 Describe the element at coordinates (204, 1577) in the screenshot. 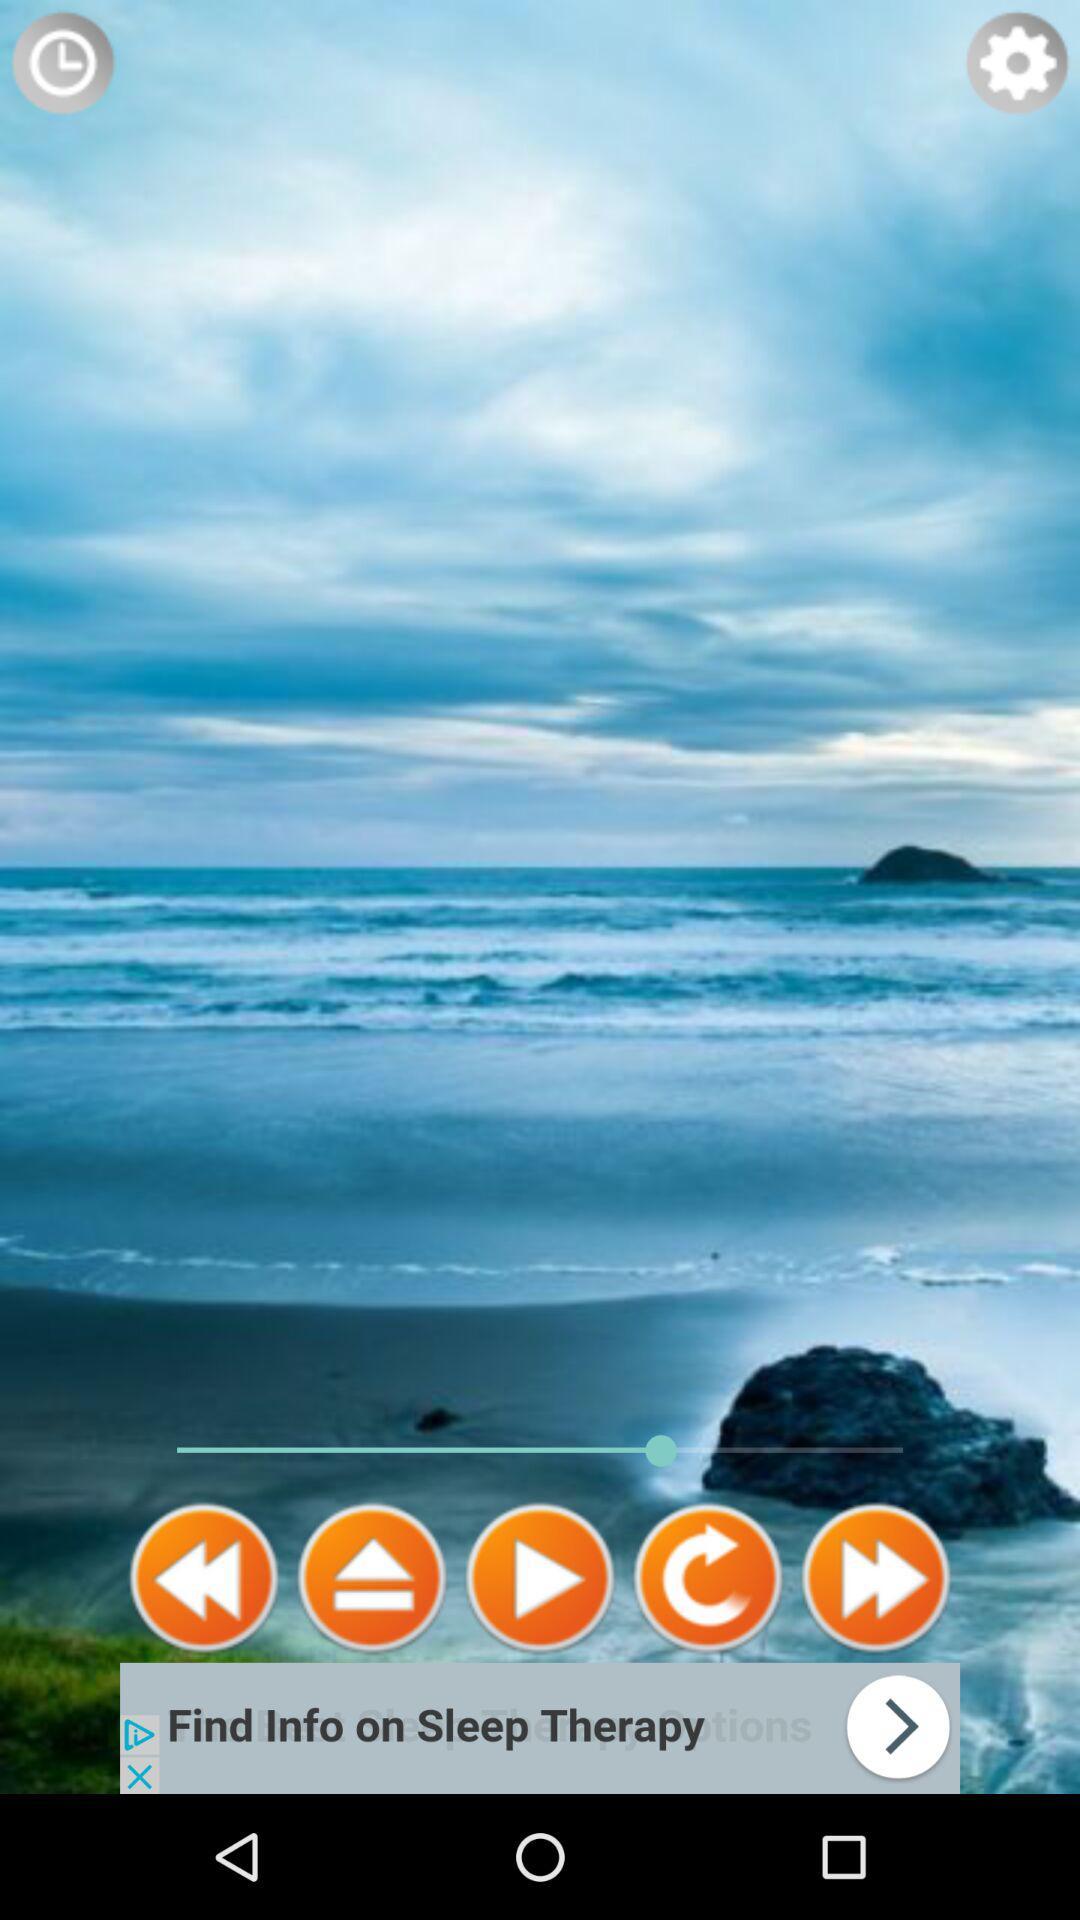

I see `backward` at that location.